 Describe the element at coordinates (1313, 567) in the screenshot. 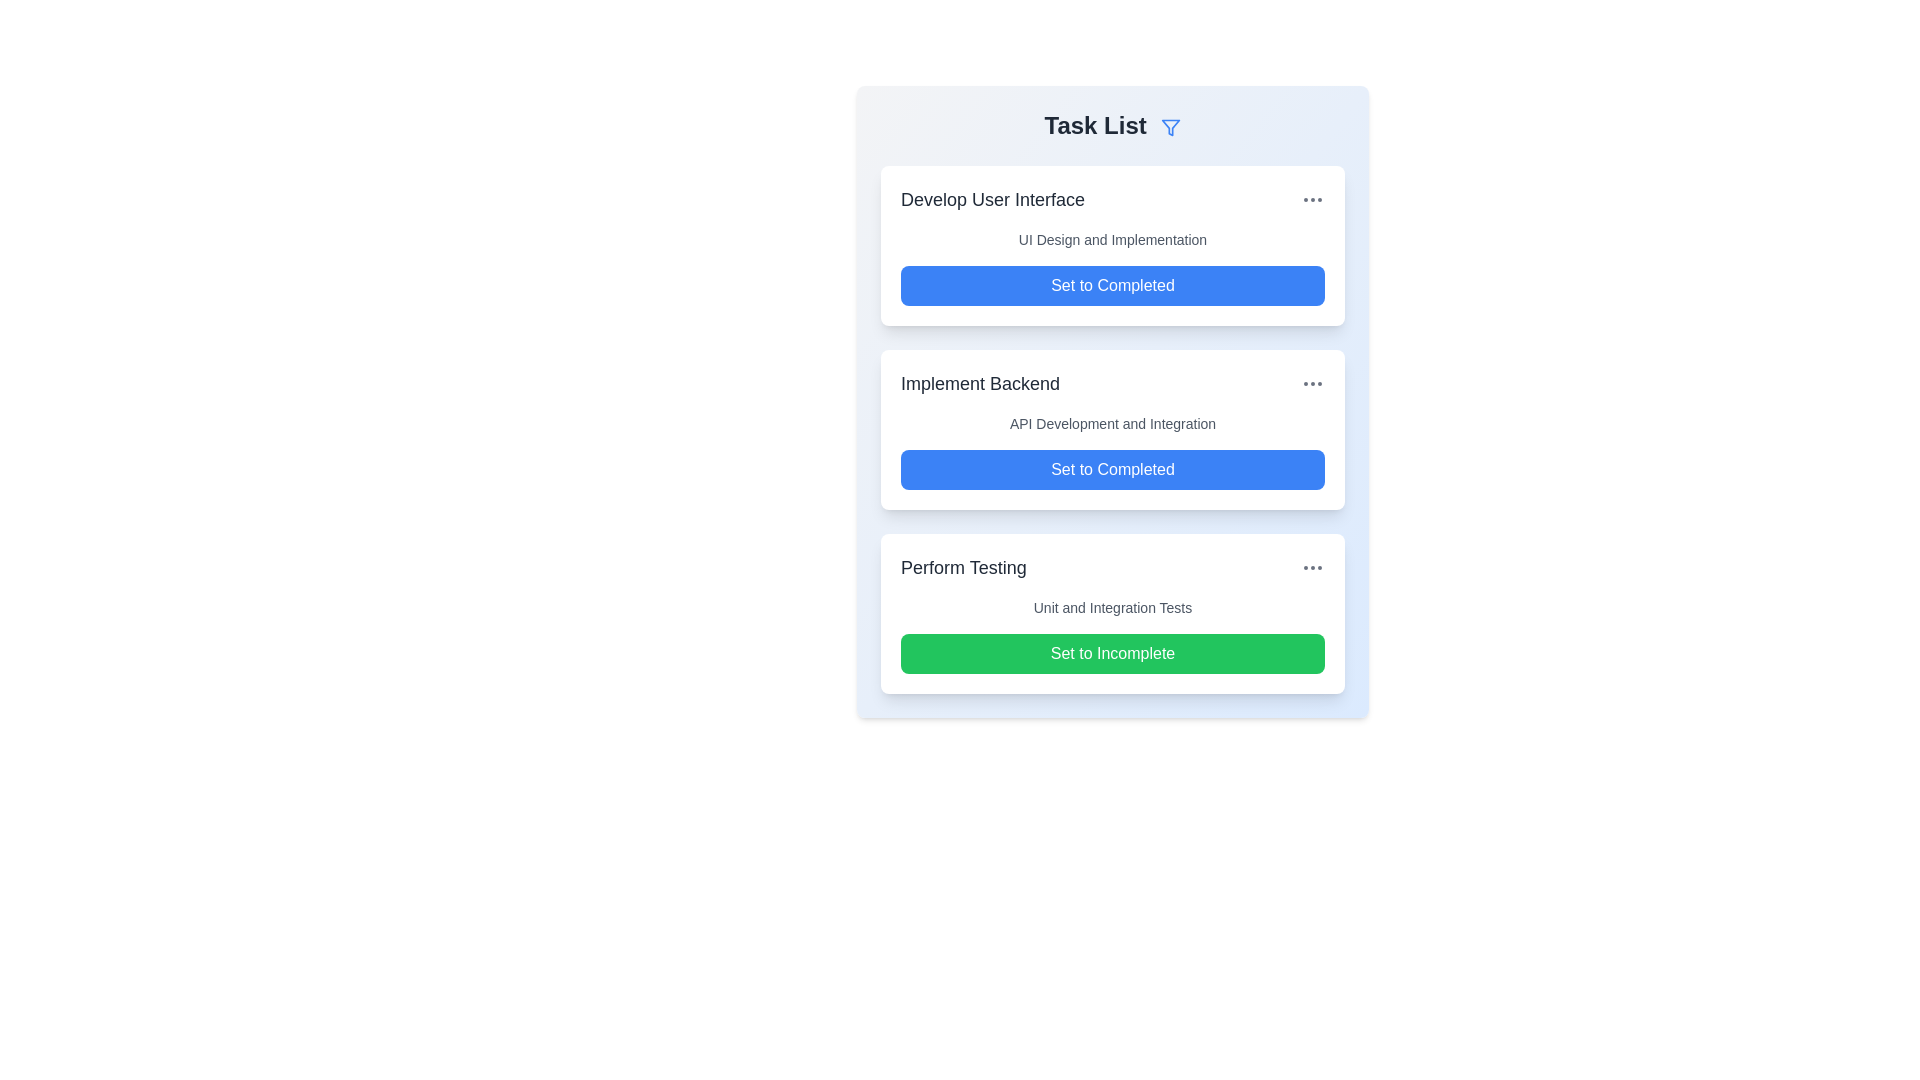

I see `the ellipsis icon next to the task titled 'Perform Testing' to open additional options` at that location.